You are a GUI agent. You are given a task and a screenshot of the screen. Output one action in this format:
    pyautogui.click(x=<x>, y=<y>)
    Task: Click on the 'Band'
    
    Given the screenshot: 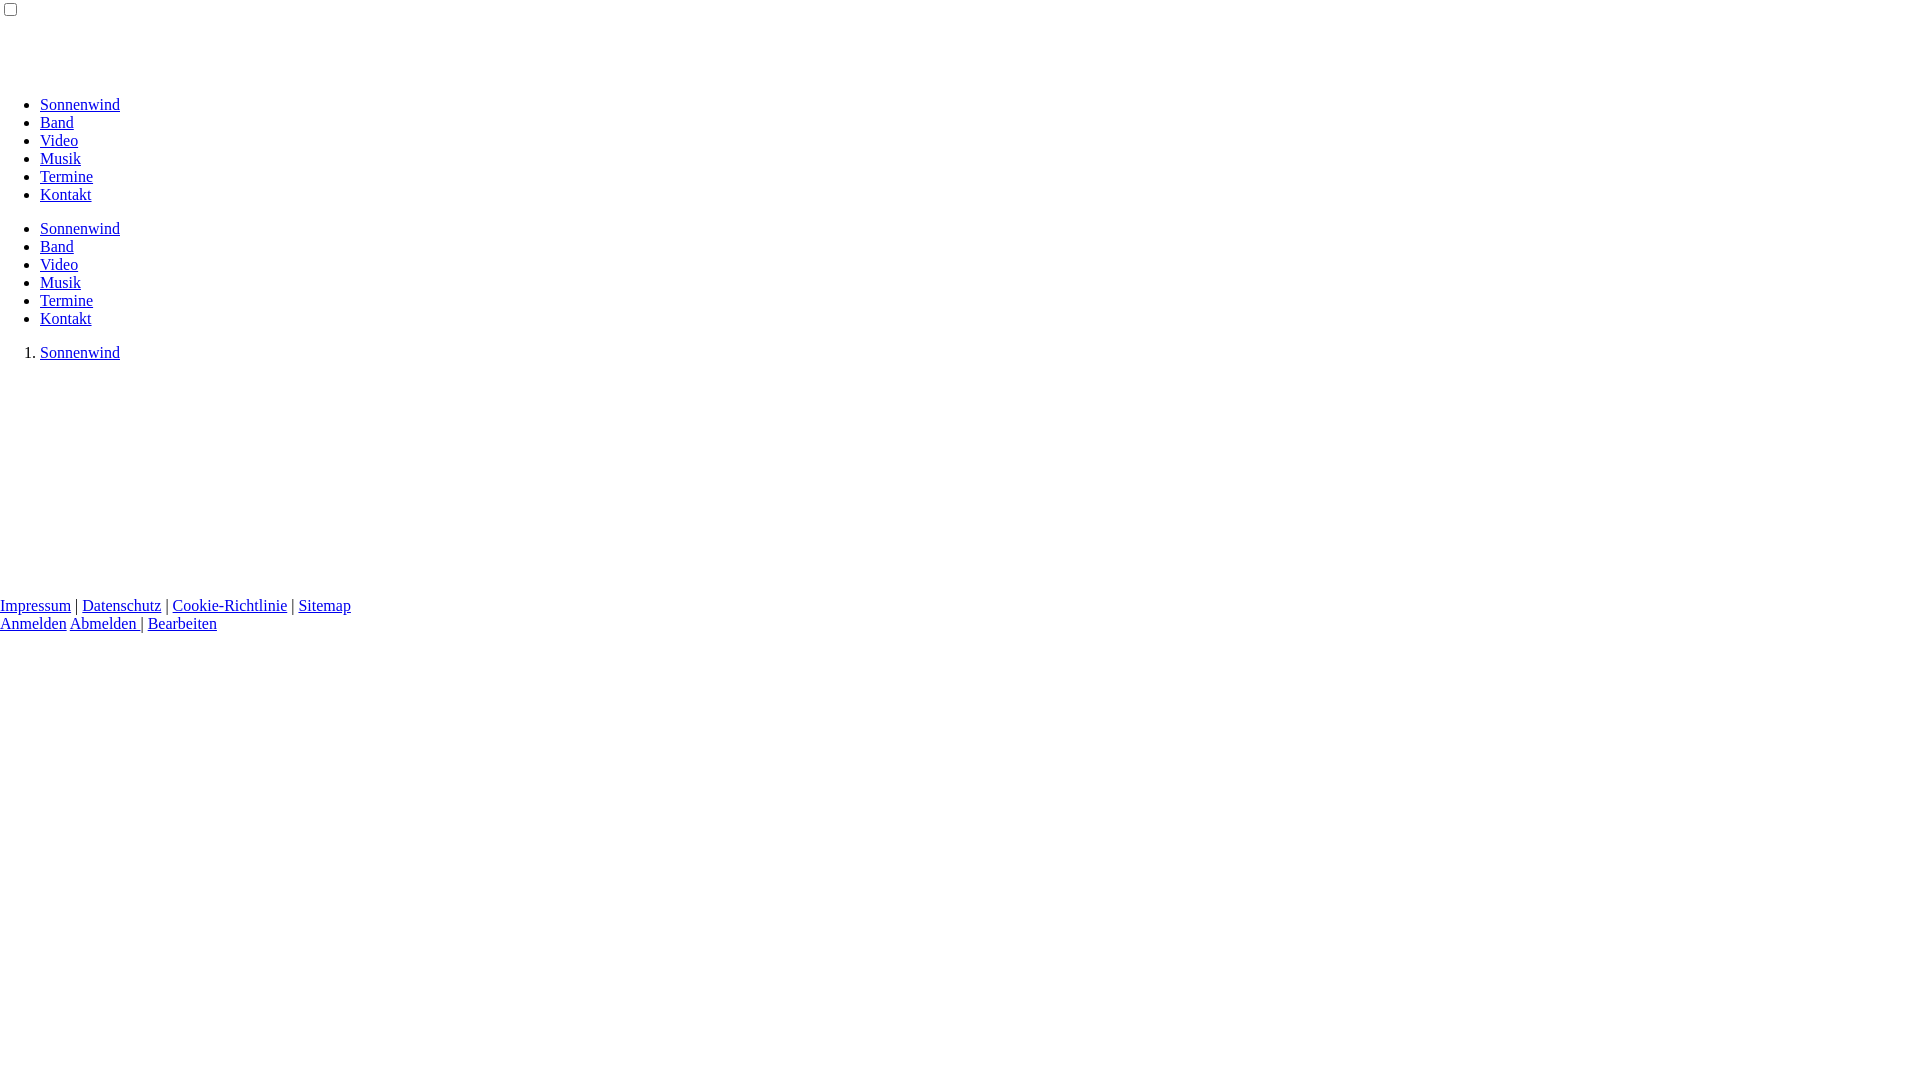 What is the action you would take?
    pyautogui.click(x=57, y=122)
    